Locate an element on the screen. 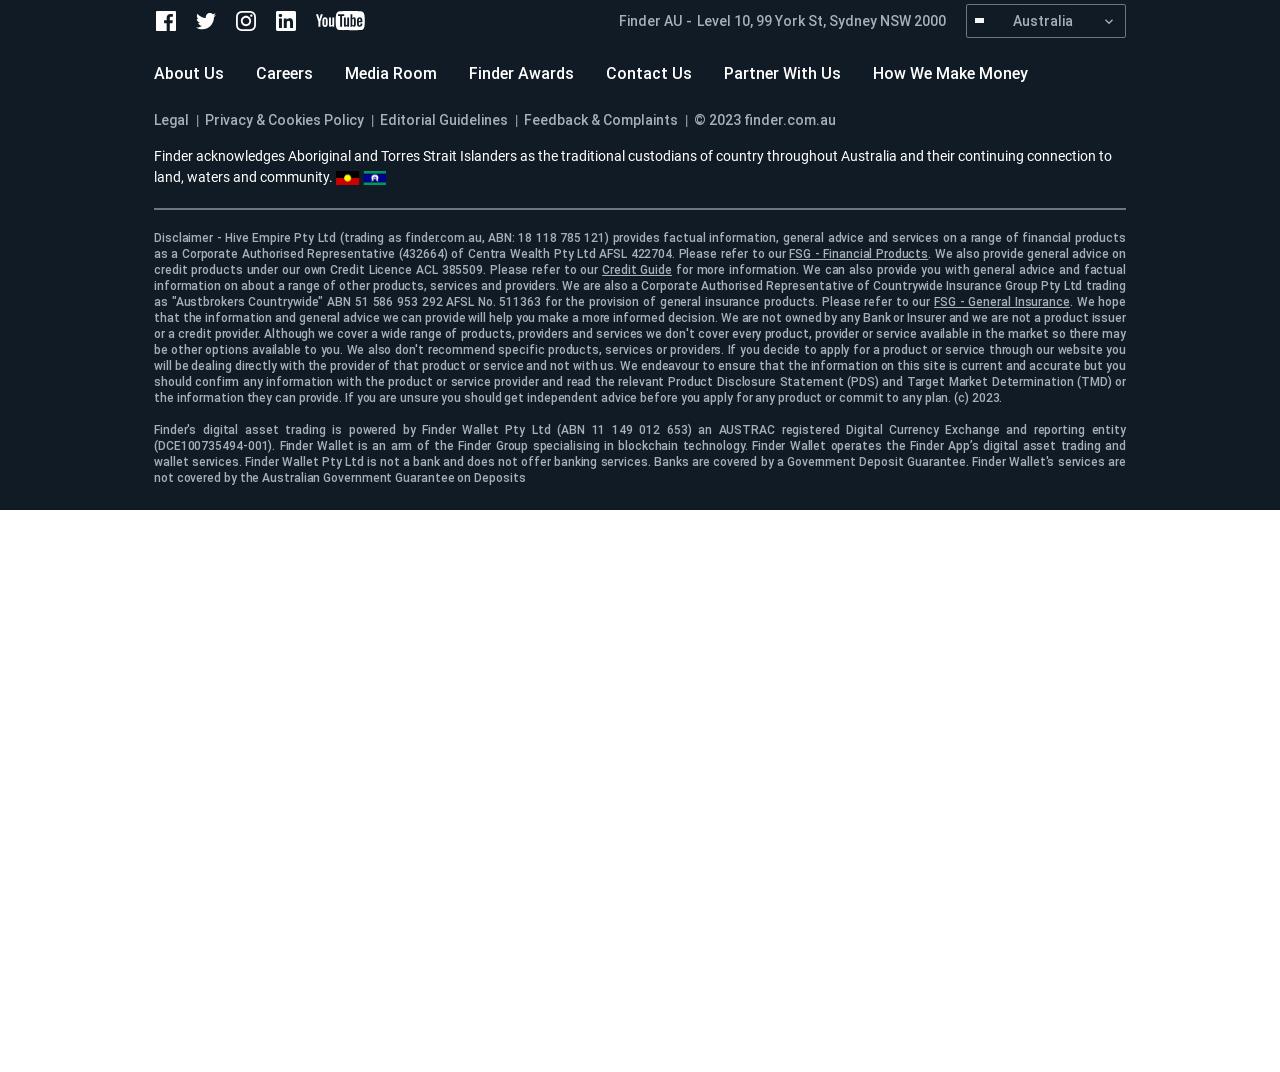 The image size is (1280, 1072). 'Finder AU' is located at coordinates (650, 19).